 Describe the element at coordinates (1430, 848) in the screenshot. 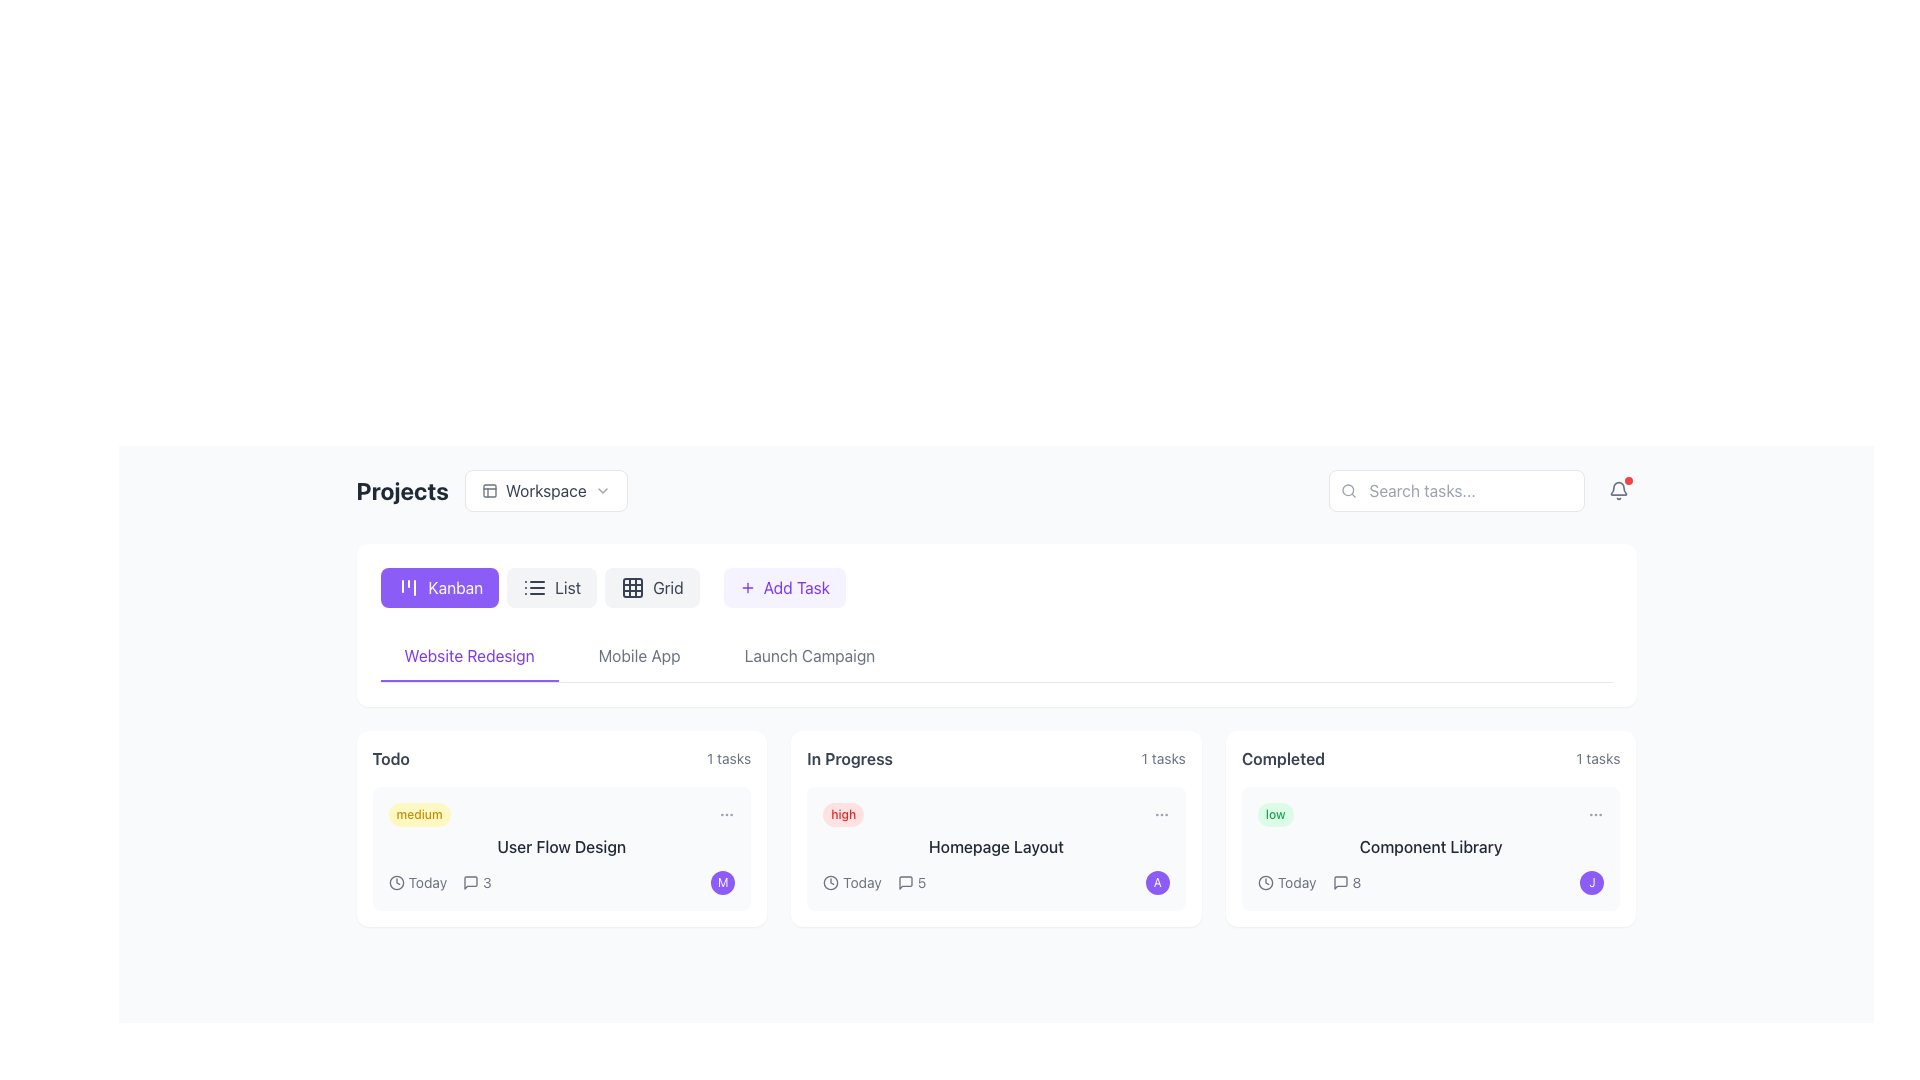

I see `the task card in the 'Completed' column` at that location.